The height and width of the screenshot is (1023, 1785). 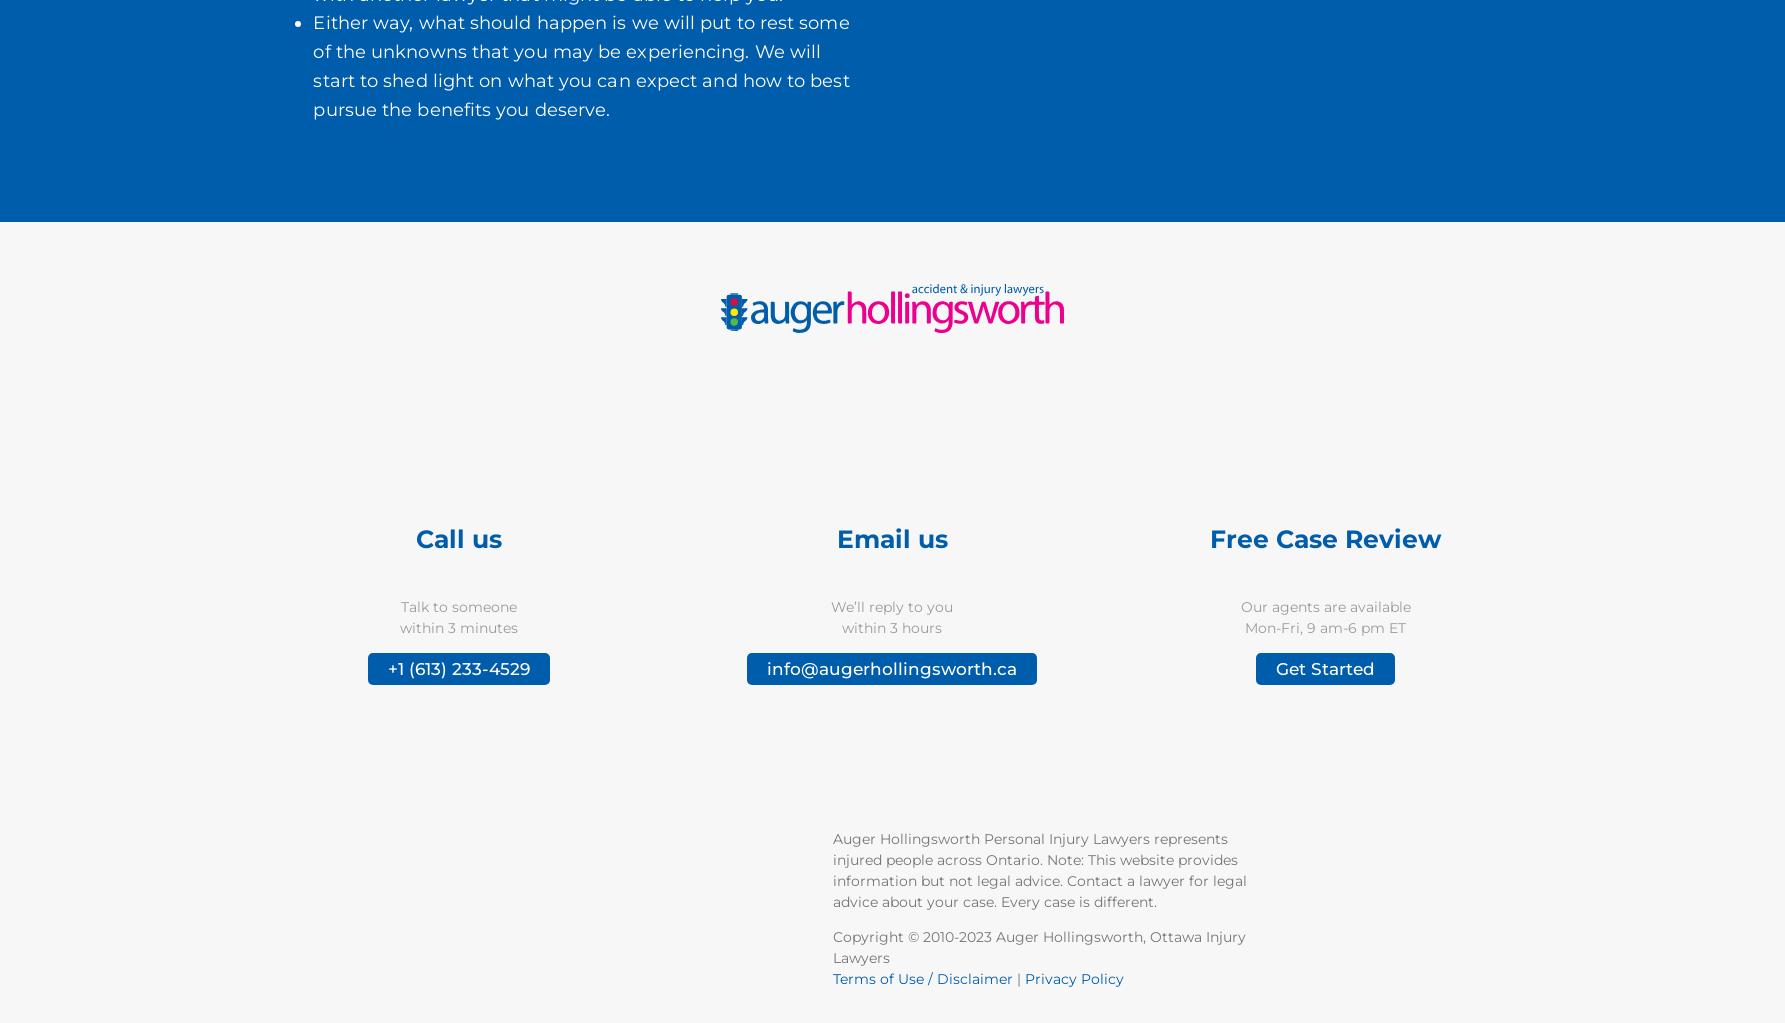 I want to click on 'info@augerhollingsworth.ca', so click(x=767, y=669).